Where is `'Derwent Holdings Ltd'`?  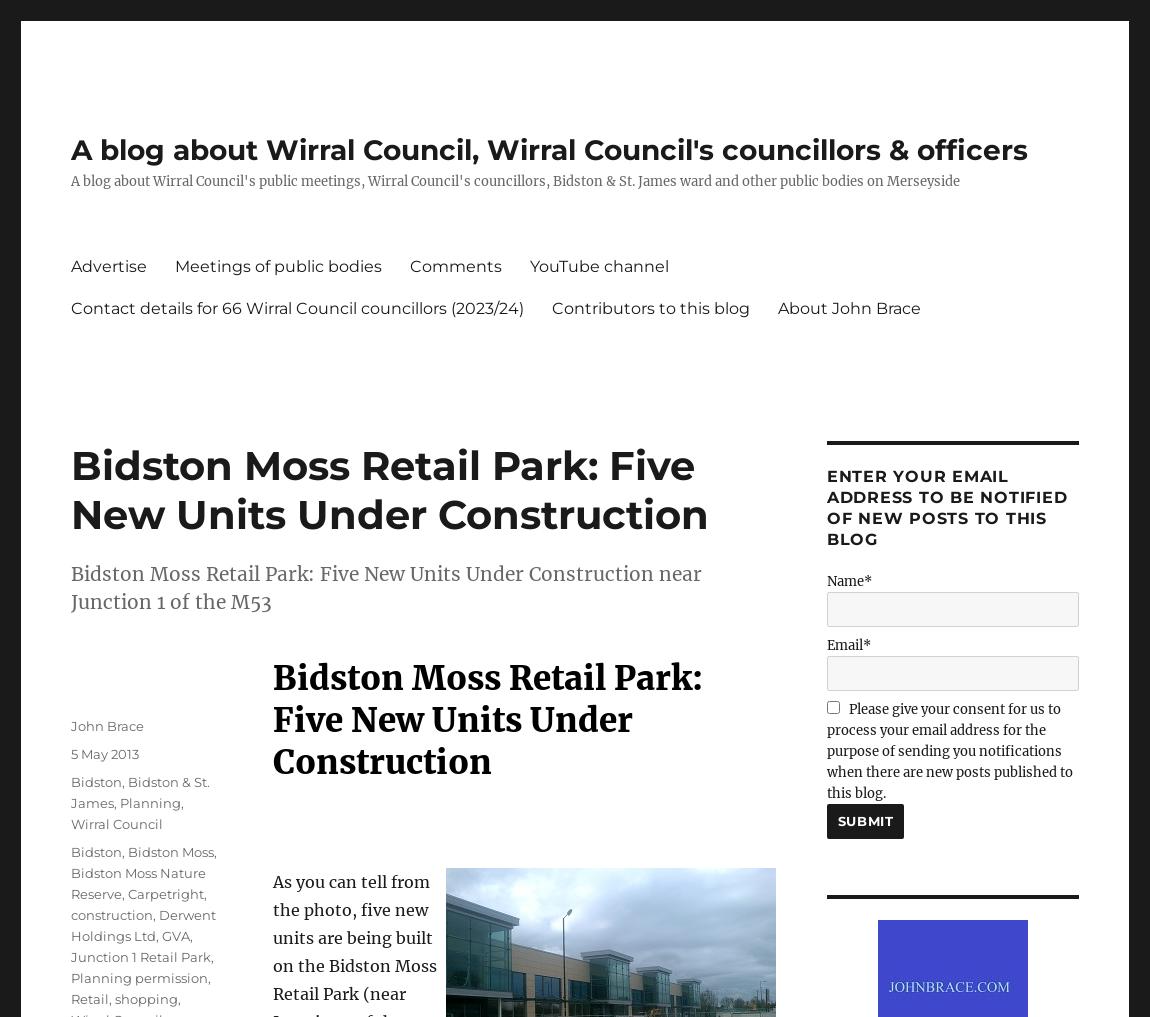
'Derwent Holdings Ltd' is located at coordinates (142, 924).